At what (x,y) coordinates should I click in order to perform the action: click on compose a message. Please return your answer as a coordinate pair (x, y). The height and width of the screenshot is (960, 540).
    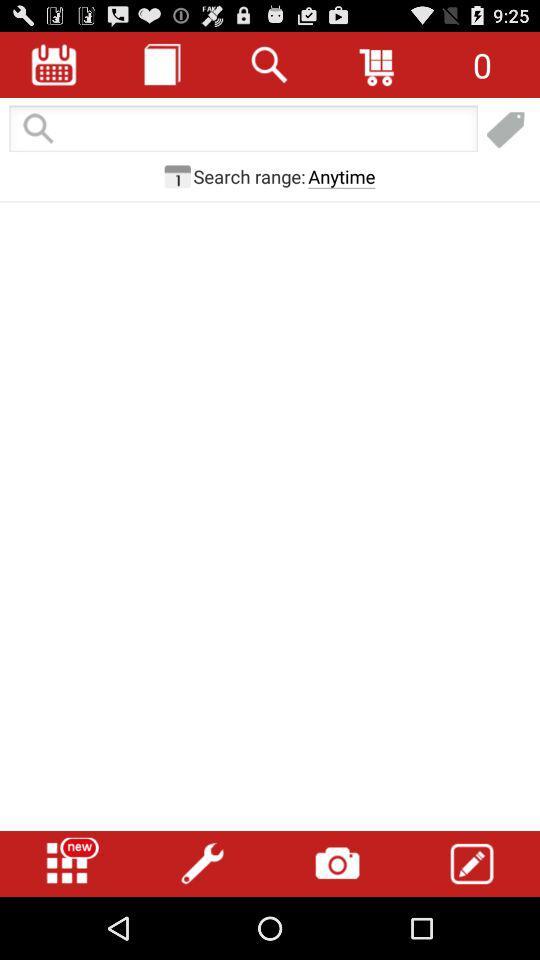
    Looking at the image, I should click on (472, 863).